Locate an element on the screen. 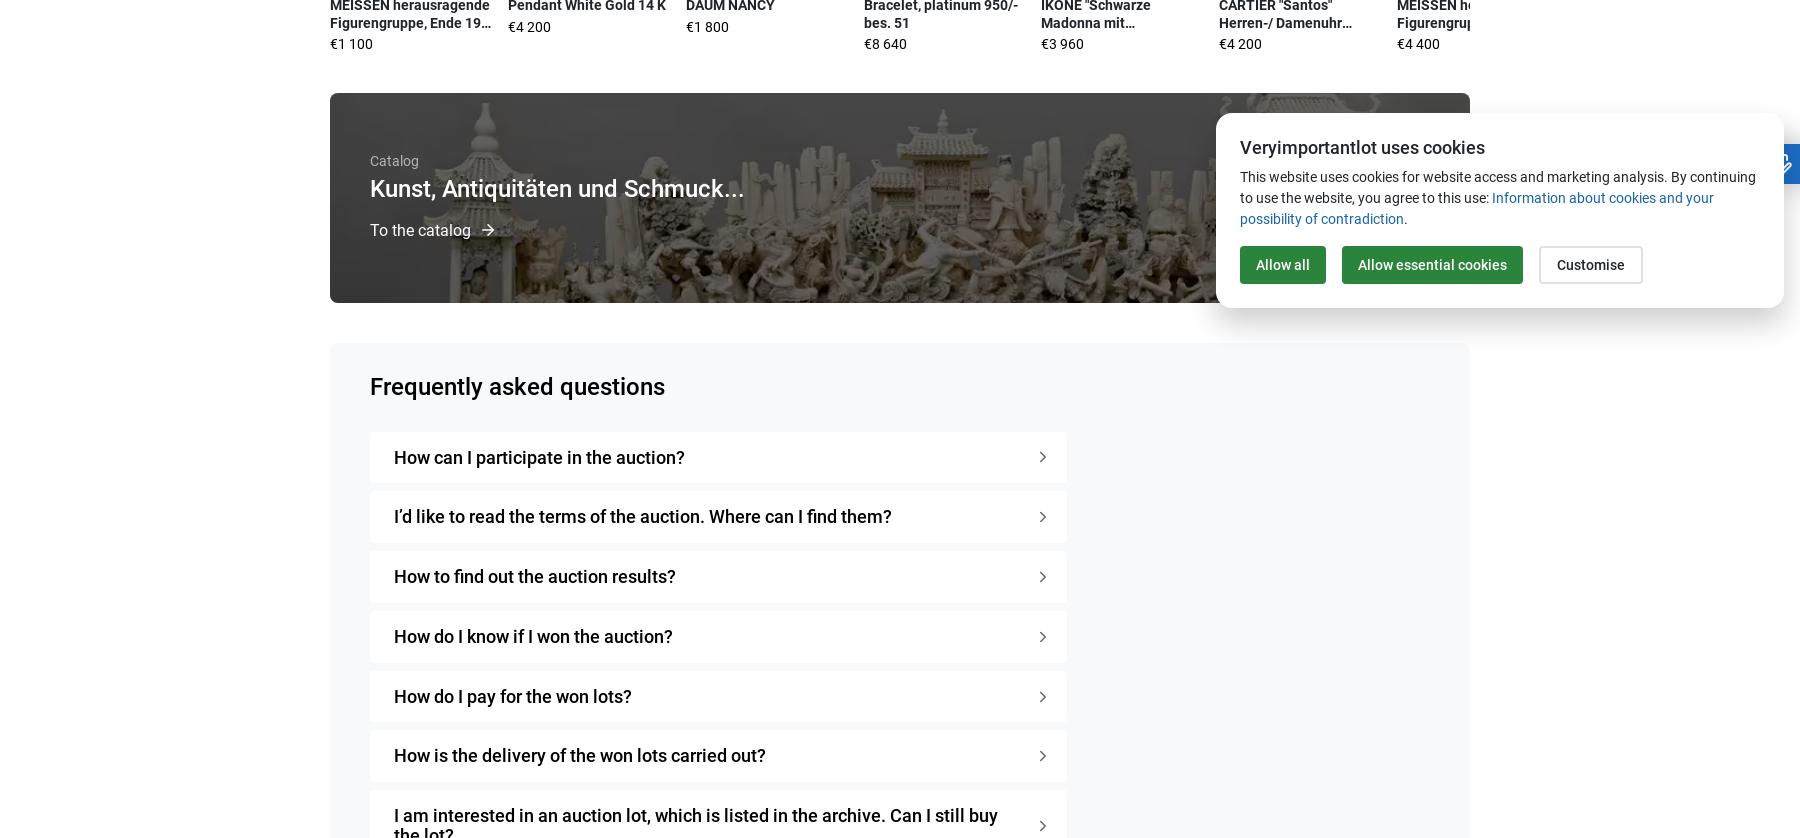  'How can I participate in the auction?' is located at coordinates (538, 456).